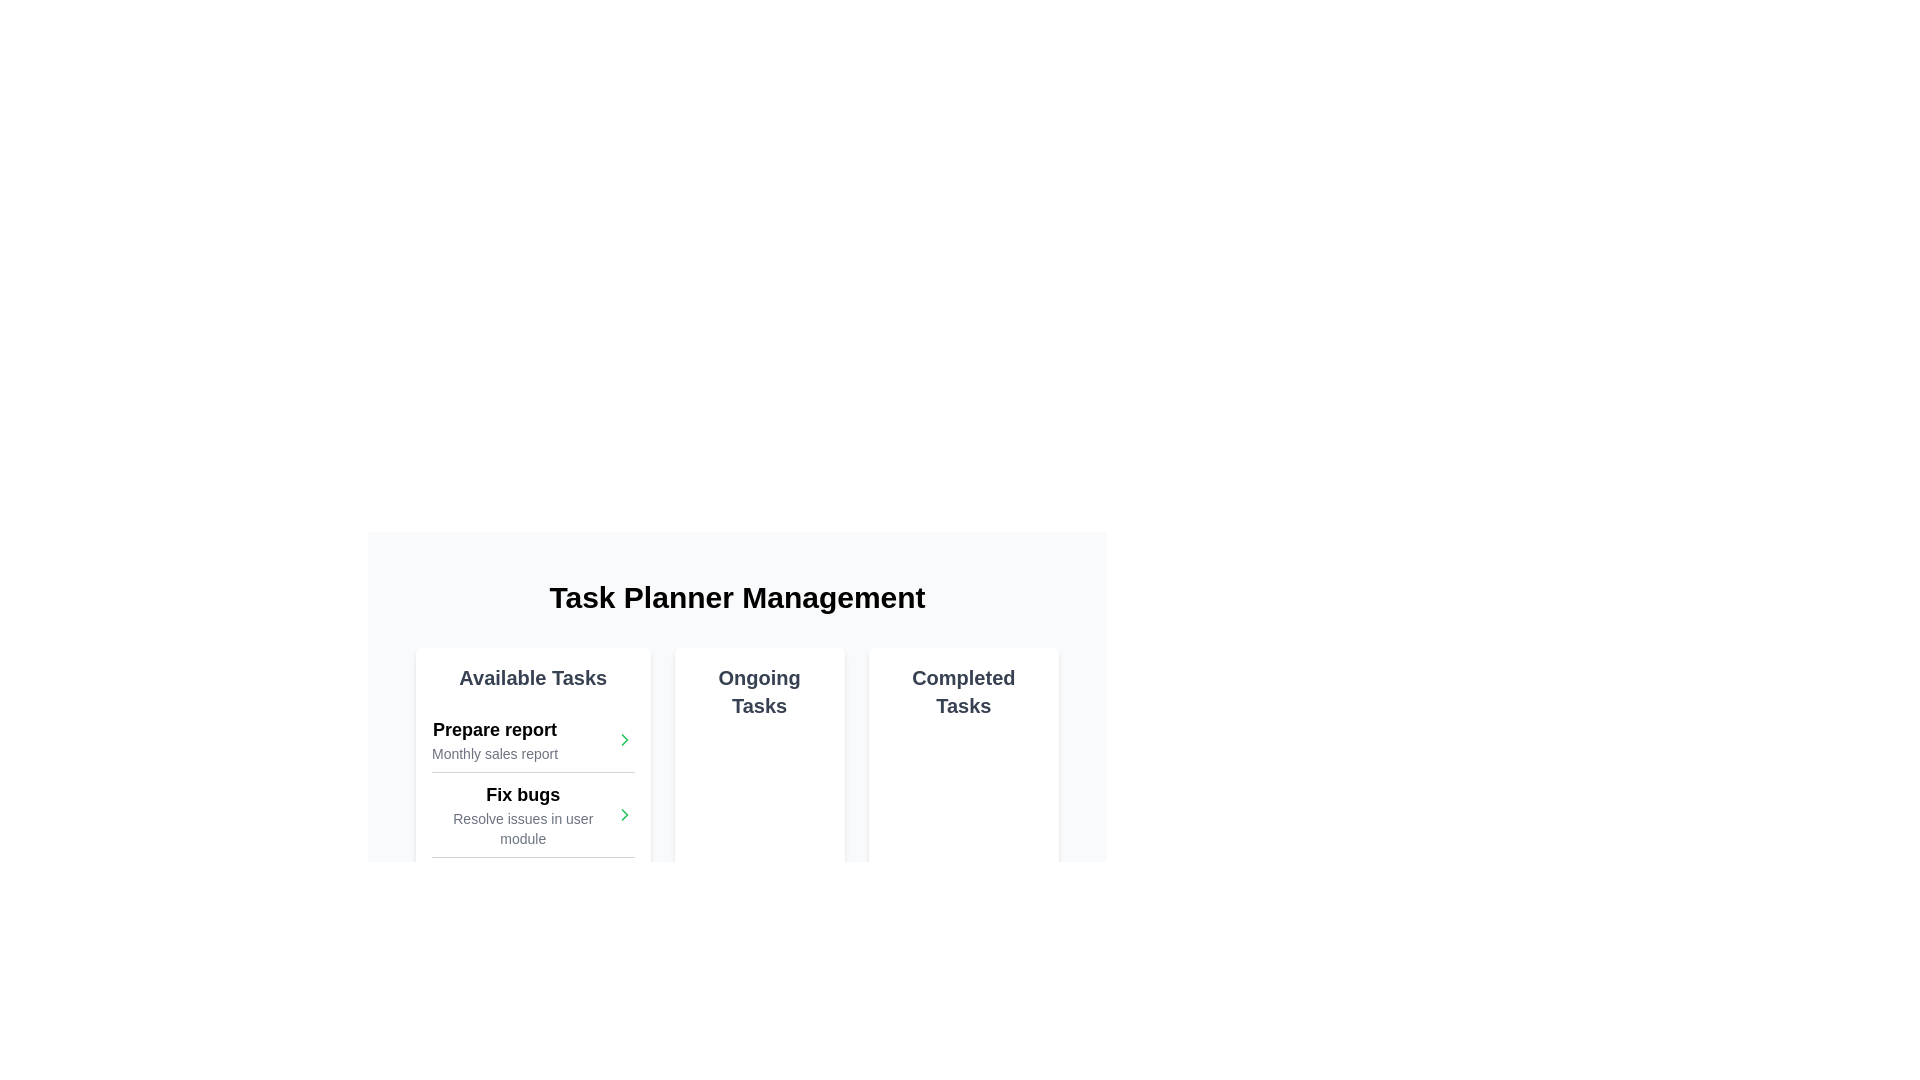 The width and height of the screenshot is (1920, 1080). What do you see at coordinates (963, 792) in the screenshot?
I see `the 'Completed Tasks' card, which is the third card in a row of three, featuring a white background and rounded corners` at bounding box center [963, 792].